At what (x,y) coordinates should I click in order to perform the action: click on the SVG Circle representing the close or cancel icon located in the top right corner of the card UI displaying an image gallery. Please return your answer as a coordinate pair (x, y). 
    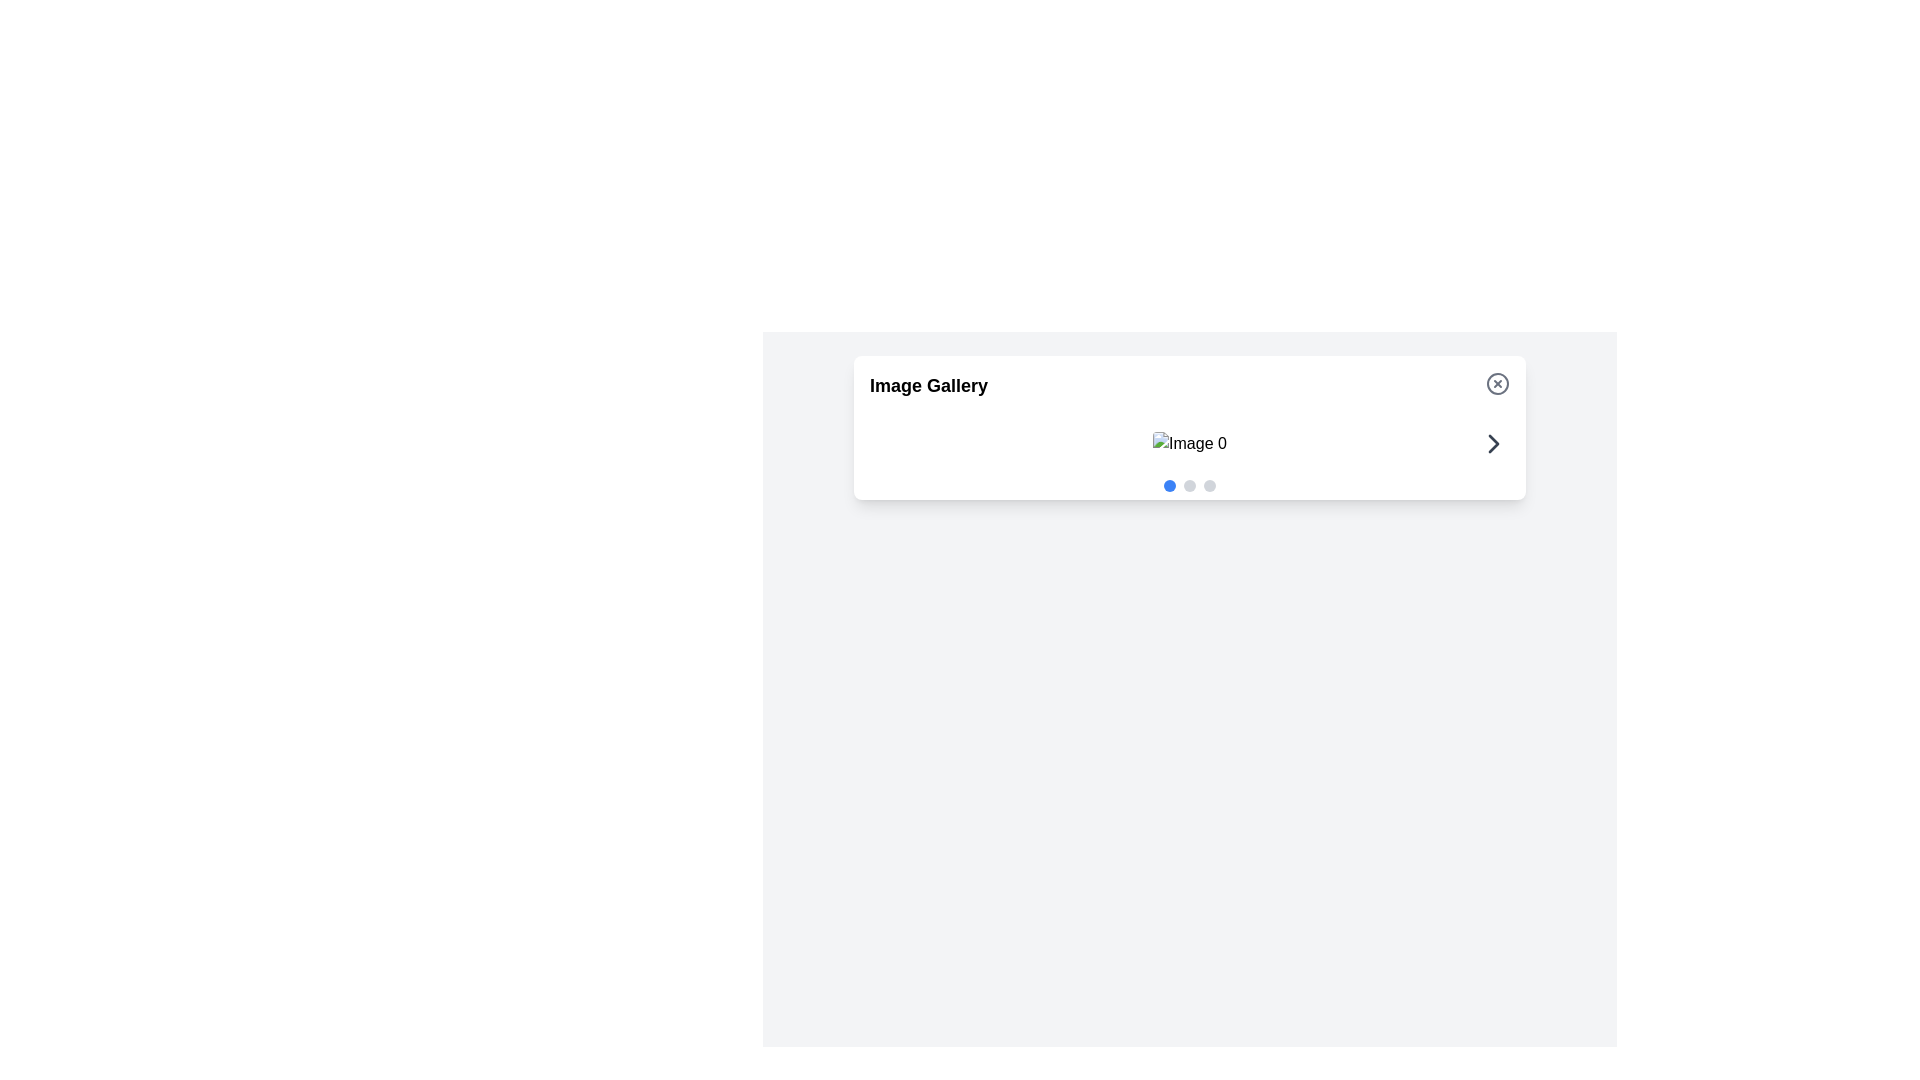
    Looking at the image, I should click on (1497, 384).